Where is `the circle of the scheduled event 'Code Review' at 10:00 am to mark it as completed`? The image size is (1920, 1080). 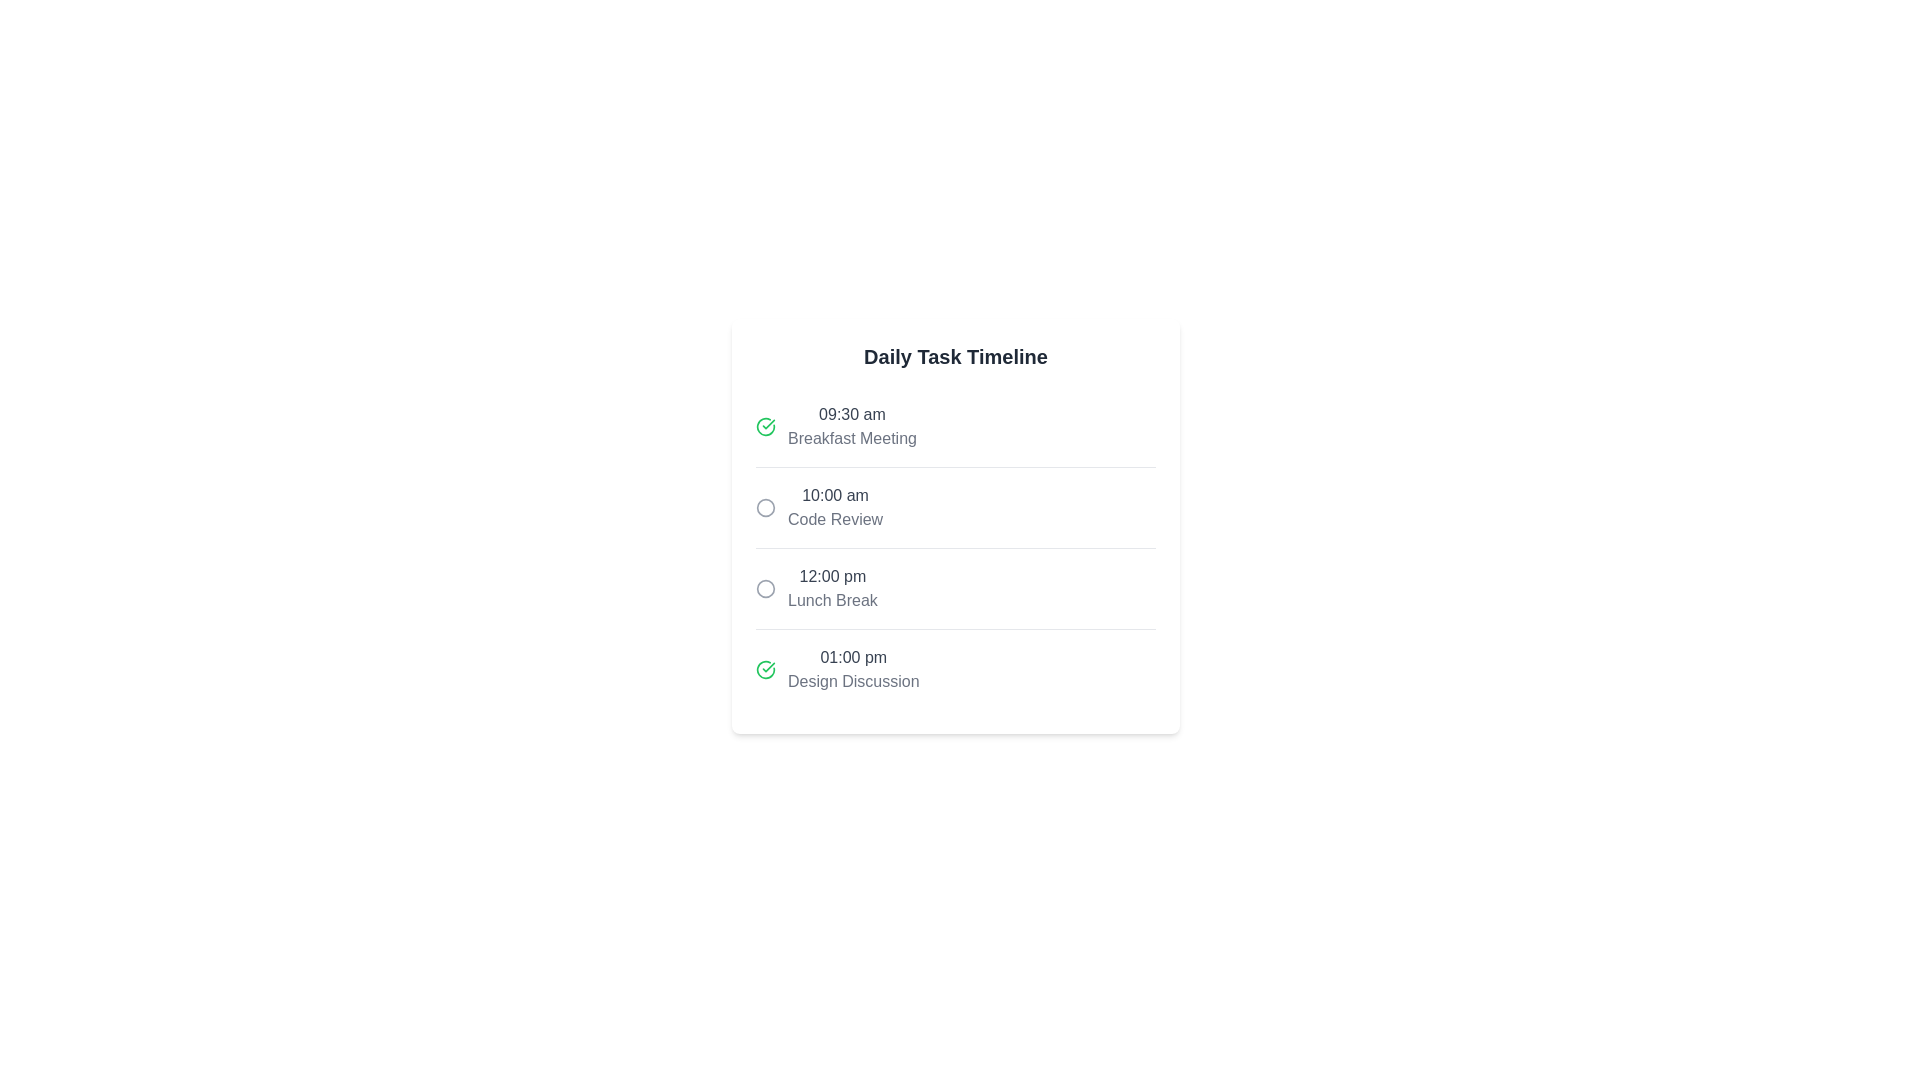 the circle of the scheduled event 'Code Review' at 10:00 am to mark it as completed is located at coordinates (954, 506).